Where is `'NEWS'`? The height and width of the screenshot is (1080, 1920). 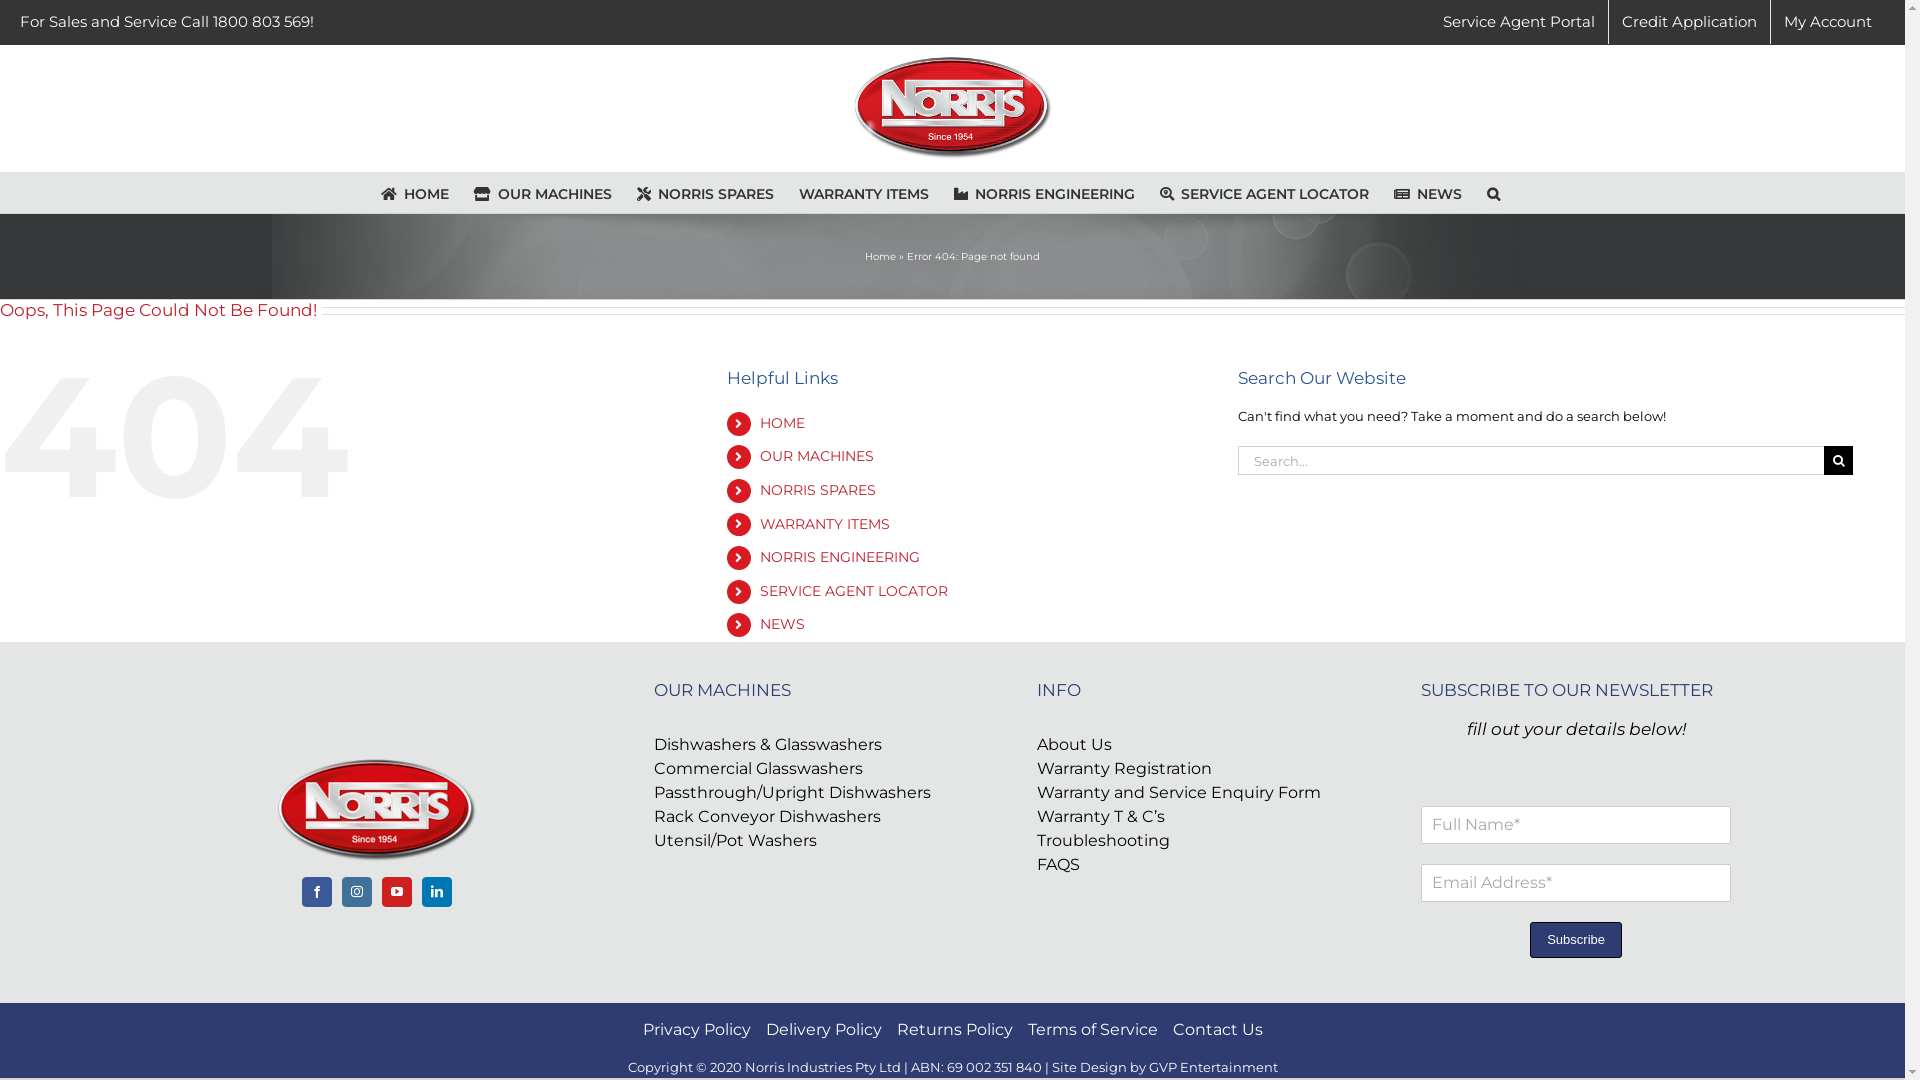 'NEWS' is located at coordinates (758, 623).